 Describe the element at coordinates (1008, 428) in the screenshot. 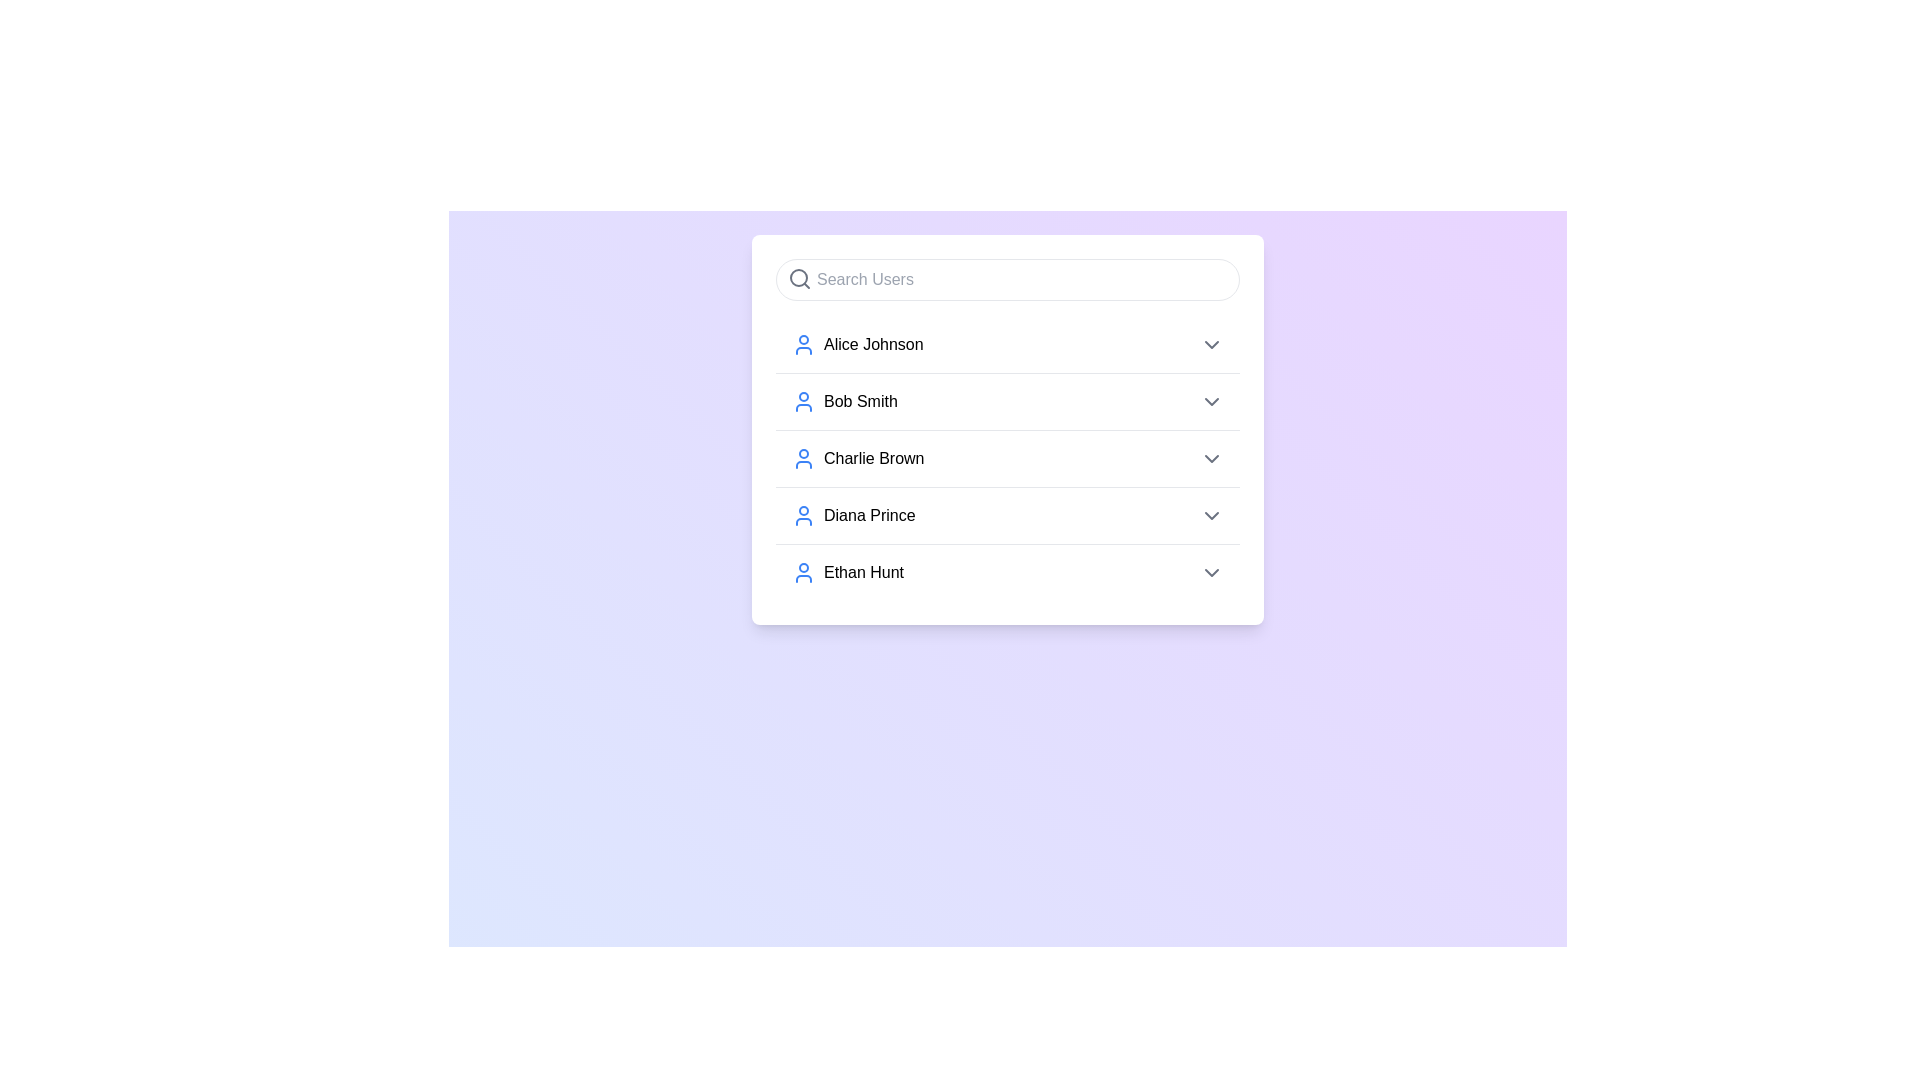

I see `the third user entry labeled 'Charlie Brown' in the user list, which is styled with a white background and rounded corners` at that location.